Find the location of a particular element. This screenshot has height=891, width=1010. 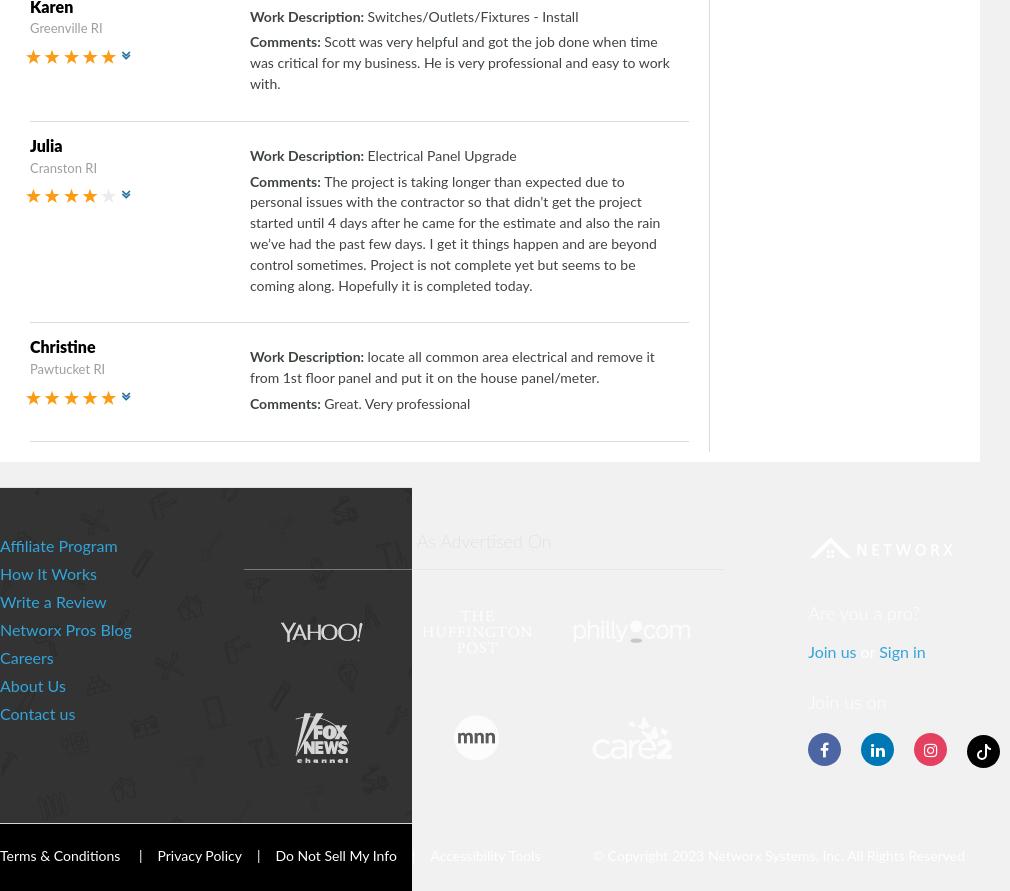

'Christine' is located at coordinates (61, 347).